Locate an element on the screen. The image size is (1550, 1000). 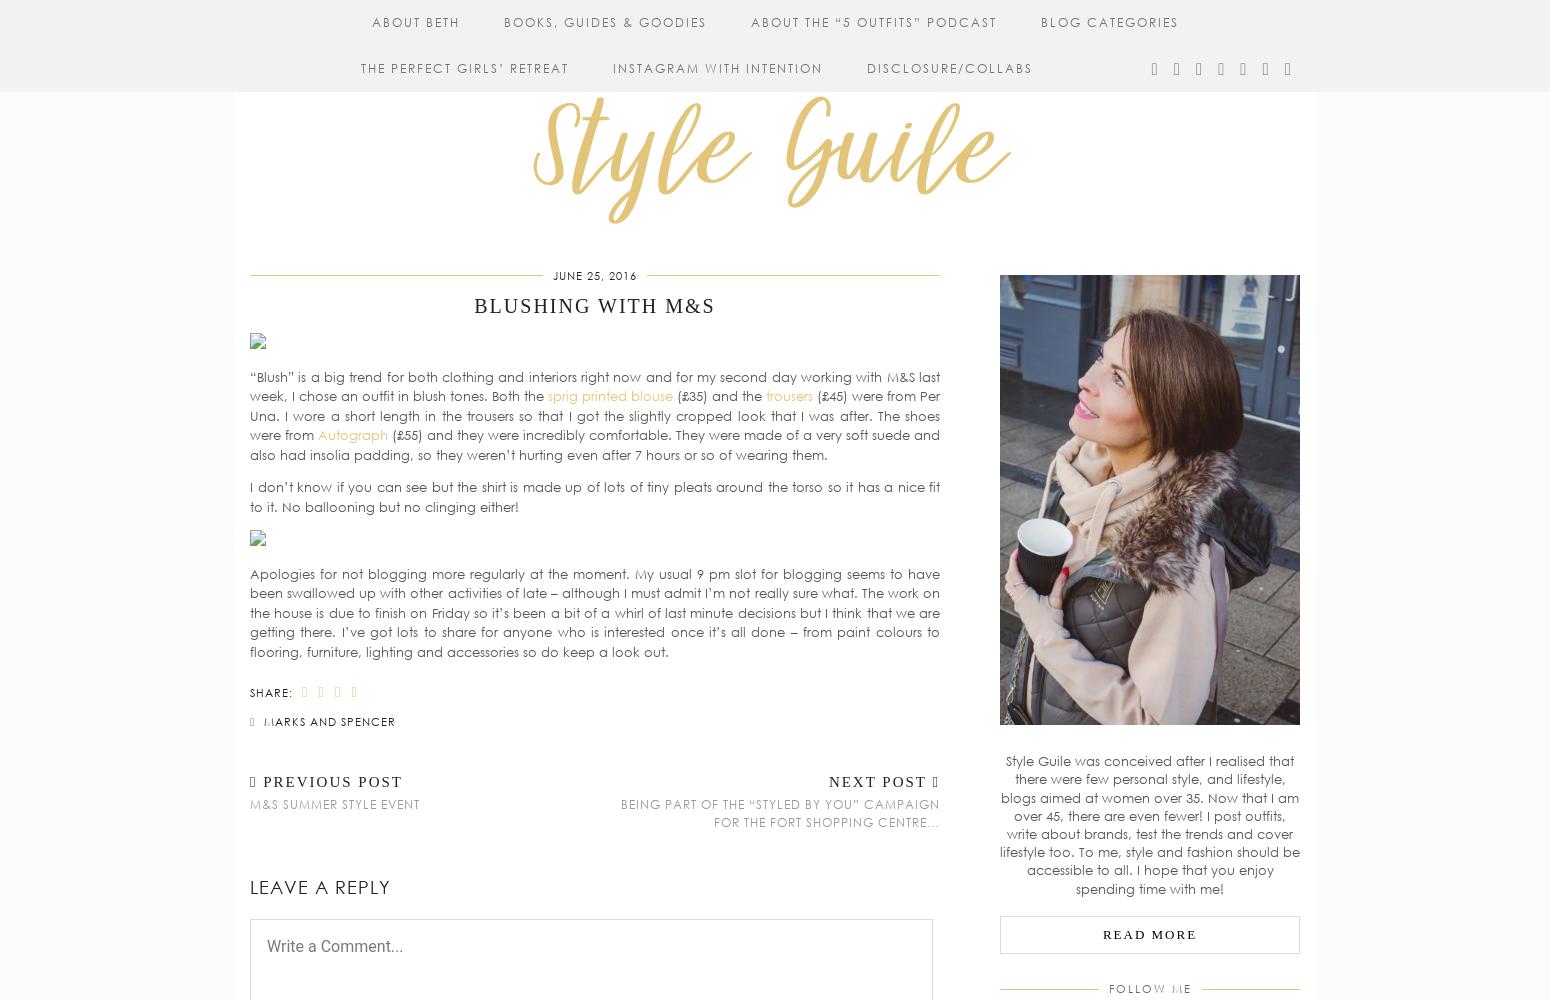
'Previous Post' is located at coordinates (328, 782).